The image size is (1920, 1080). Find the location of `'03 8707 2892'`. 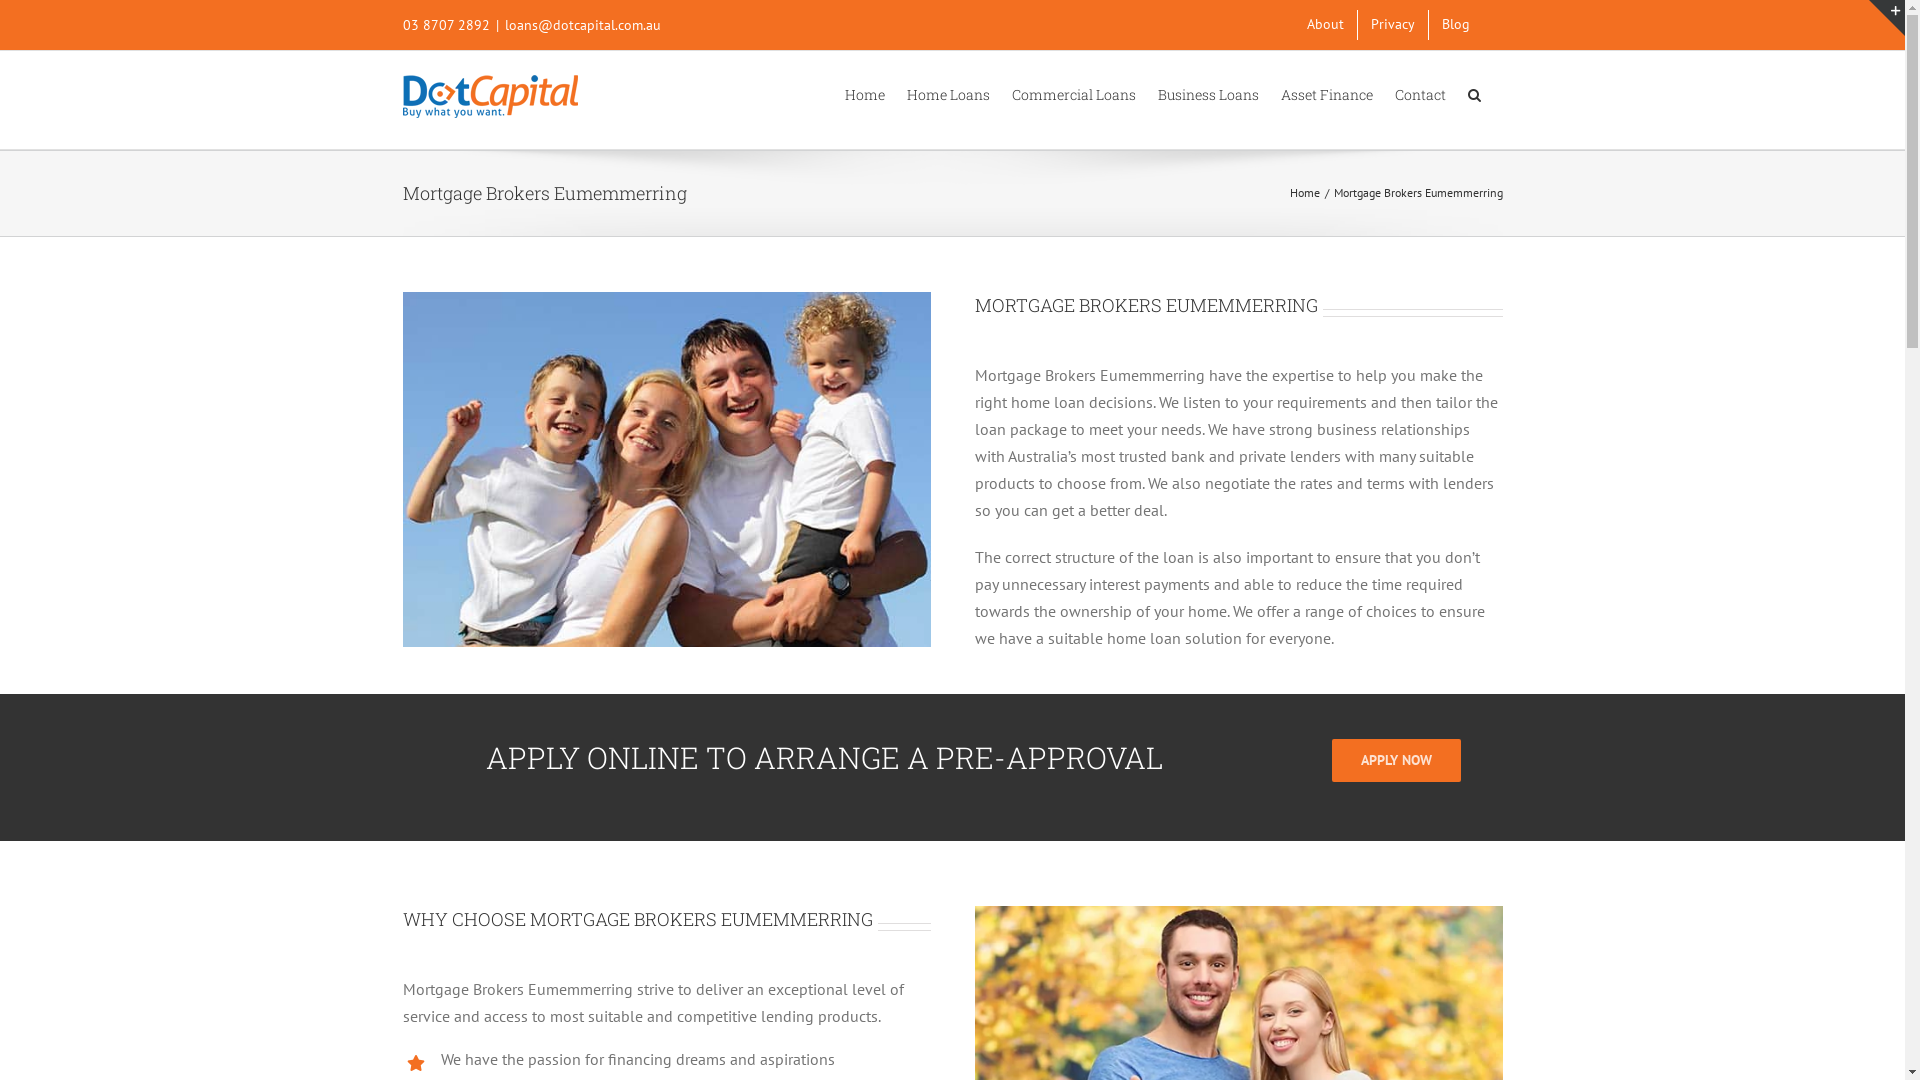

'03 8707 2892' is located at coordinates (444, 24).